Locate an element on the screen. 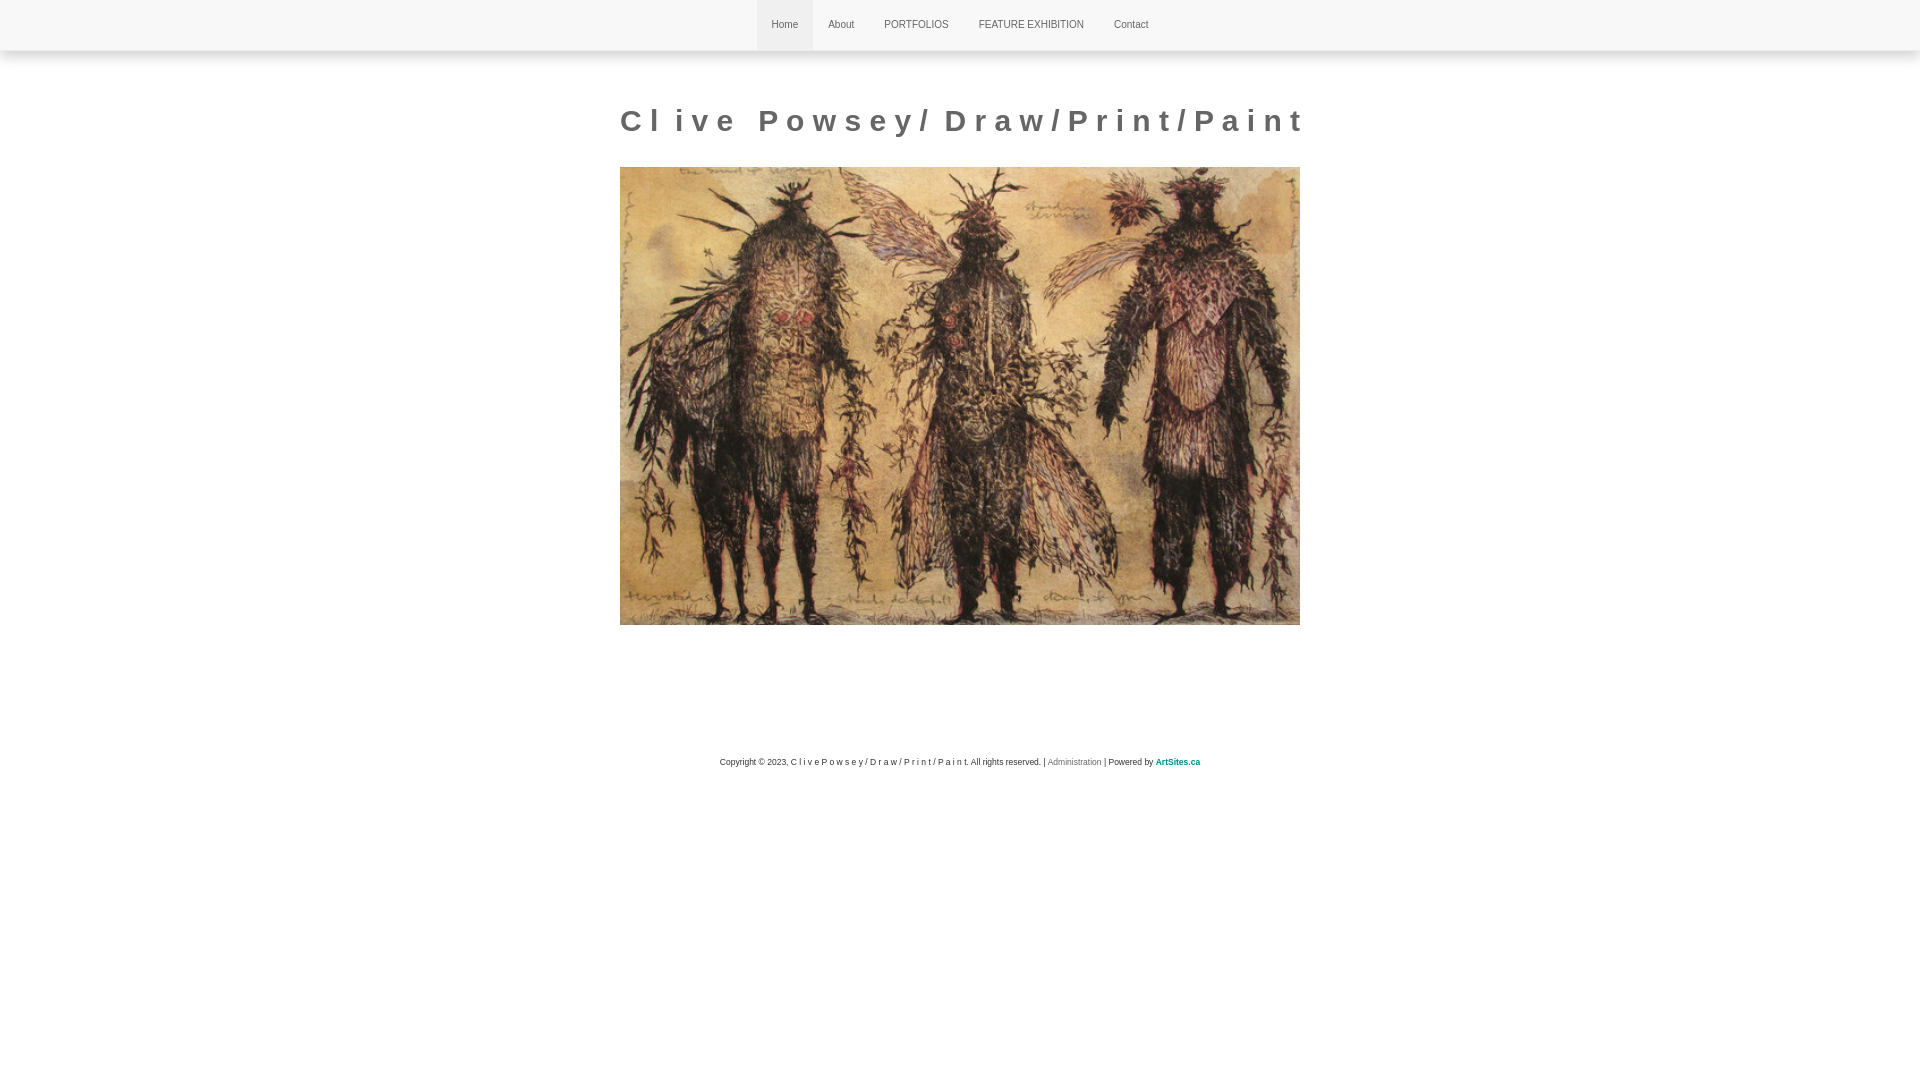  'Administration' is located at coordinates (1074, 762).